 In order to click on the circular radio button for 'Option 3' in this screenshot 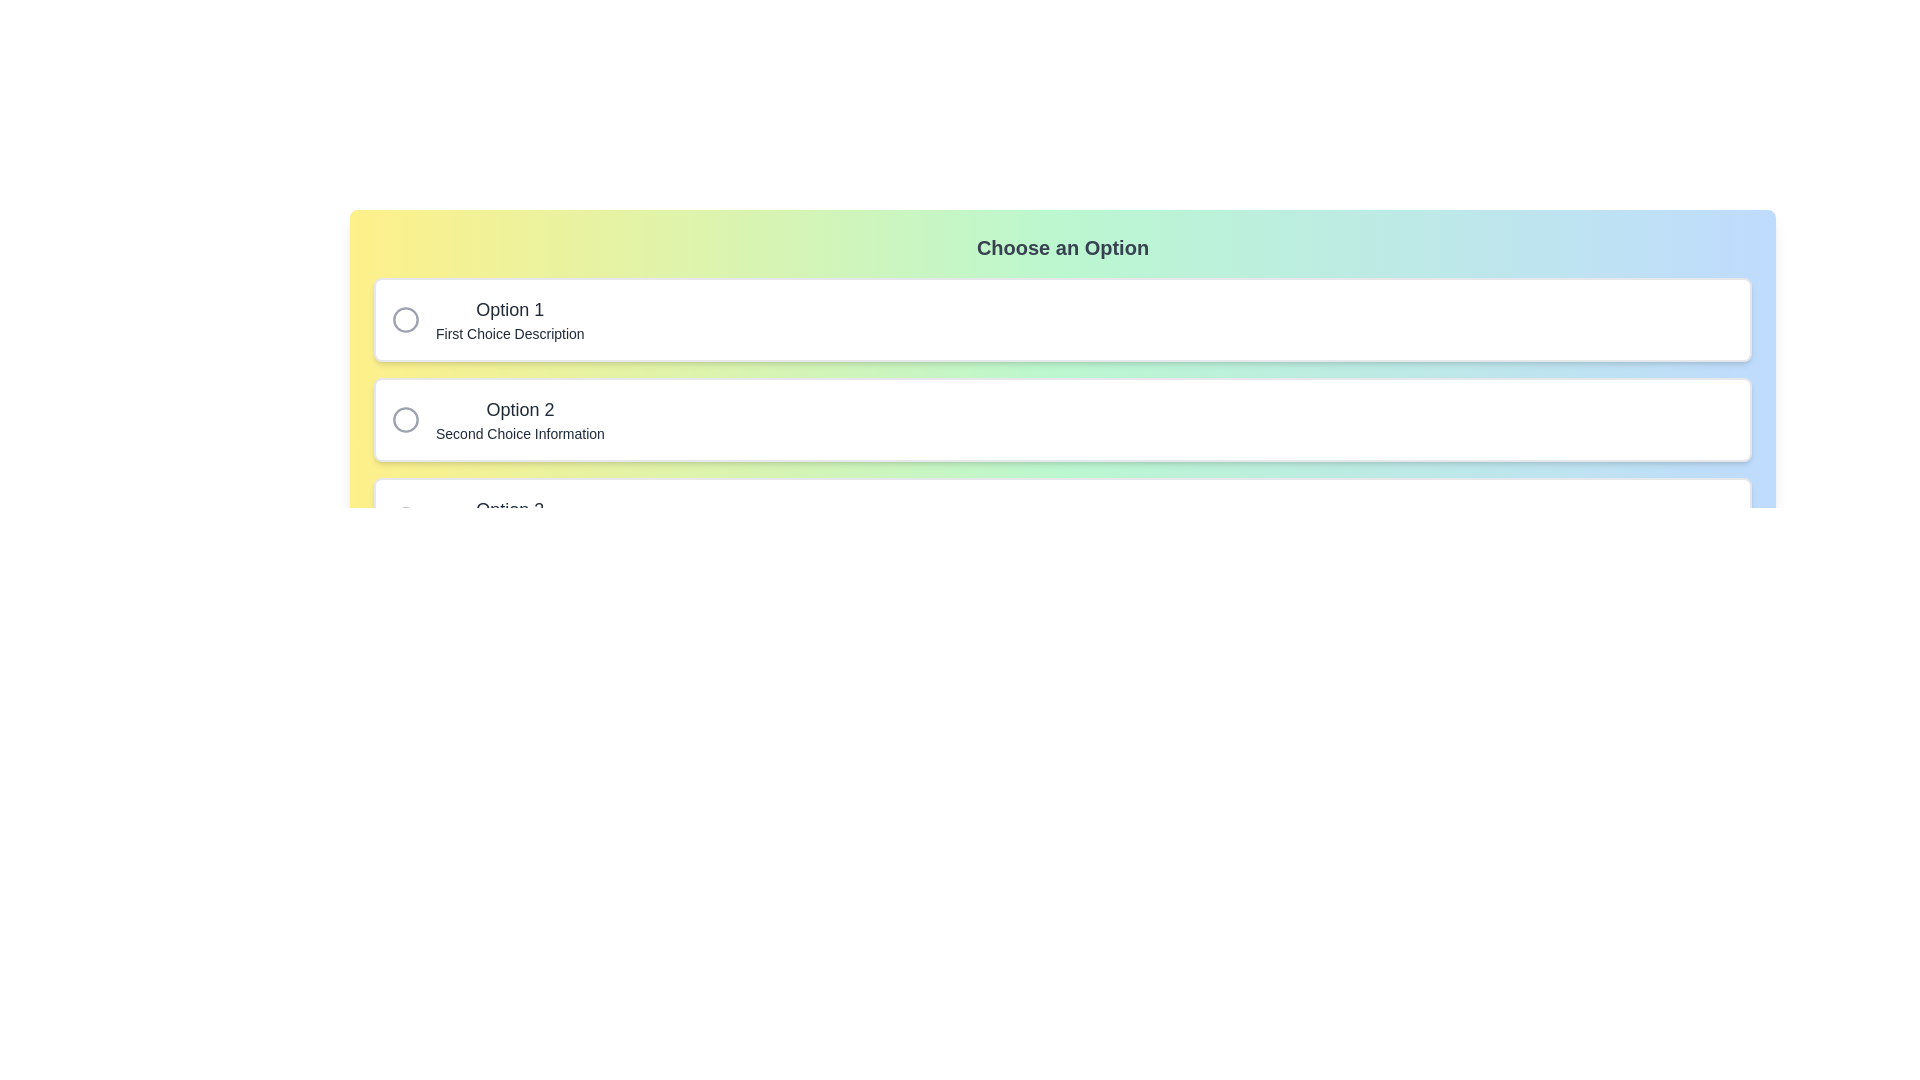, I will do `click(405, 519)`.